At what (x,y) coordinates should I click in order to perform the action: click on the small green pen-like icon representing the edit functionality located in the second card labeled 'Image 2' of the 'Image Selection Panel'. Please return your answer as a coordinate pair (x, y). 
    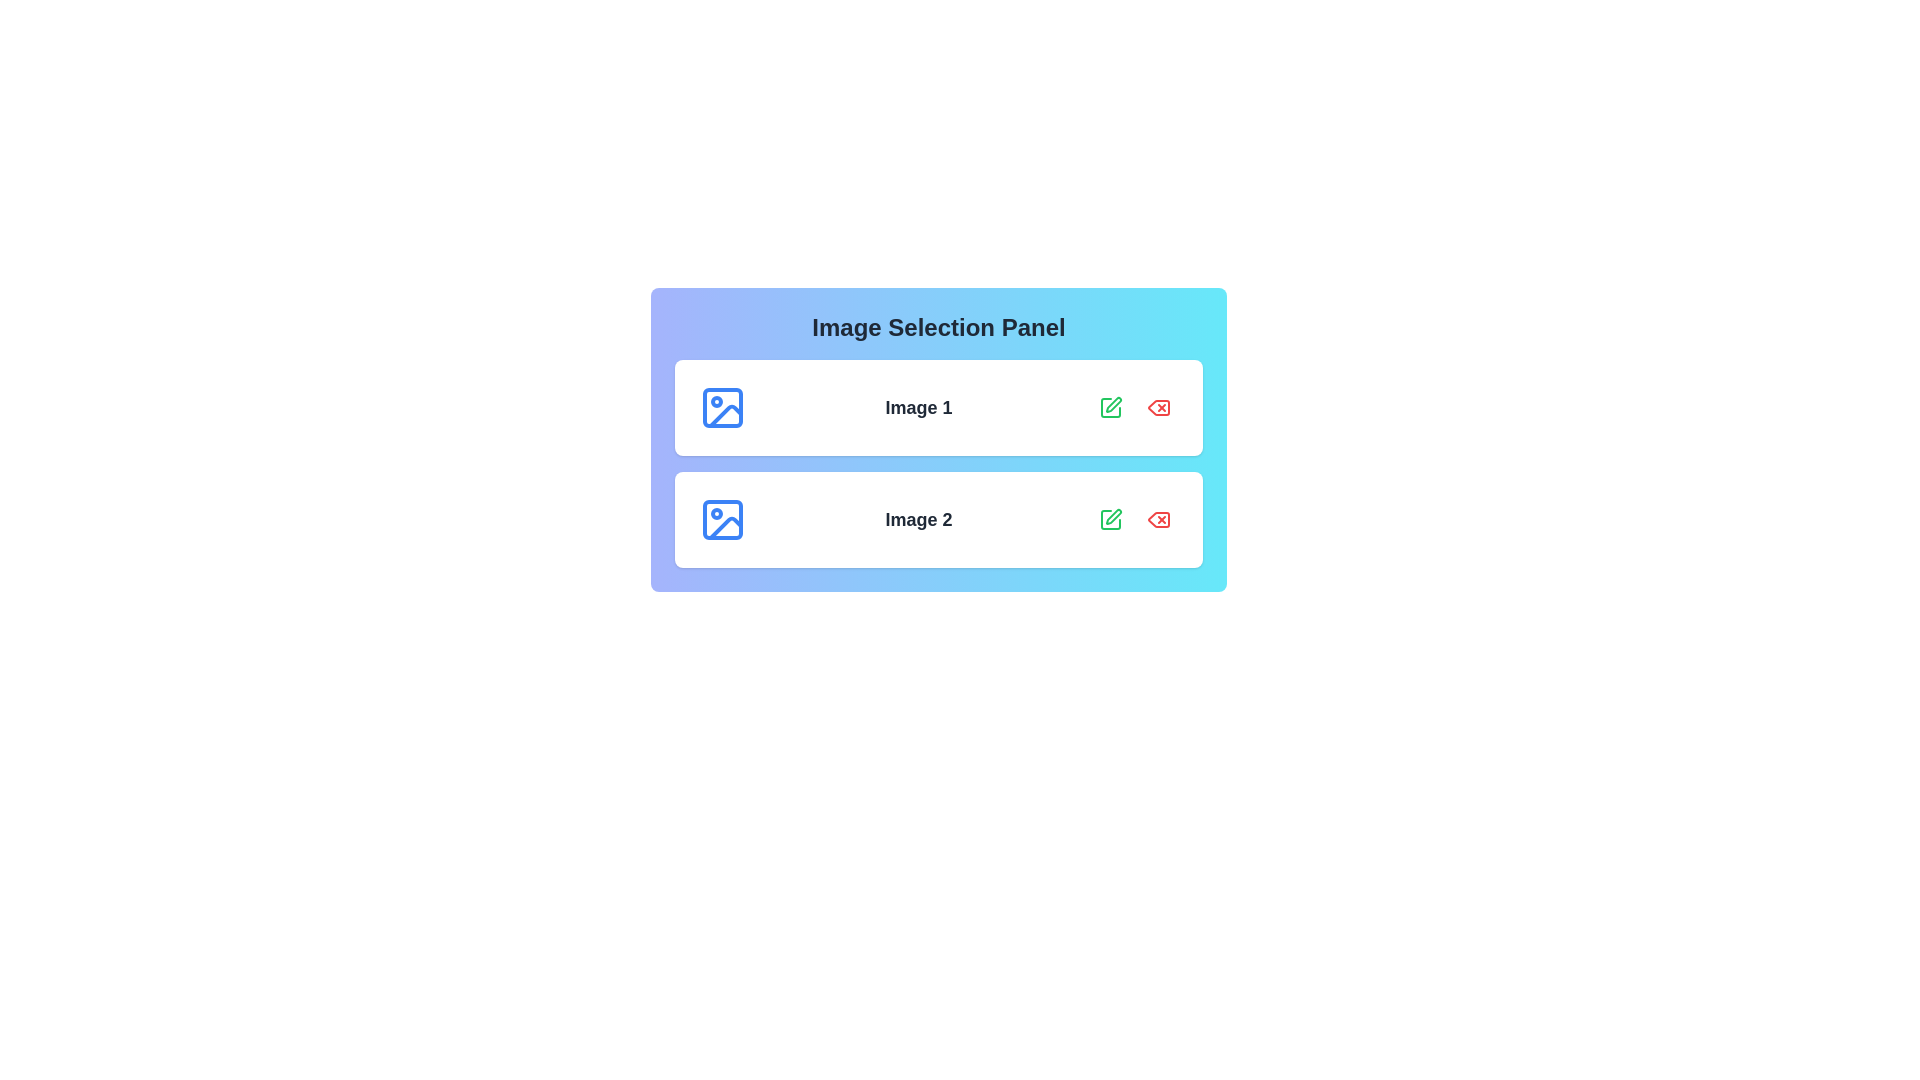
    Looking at the image, I should click on (1112, 515).